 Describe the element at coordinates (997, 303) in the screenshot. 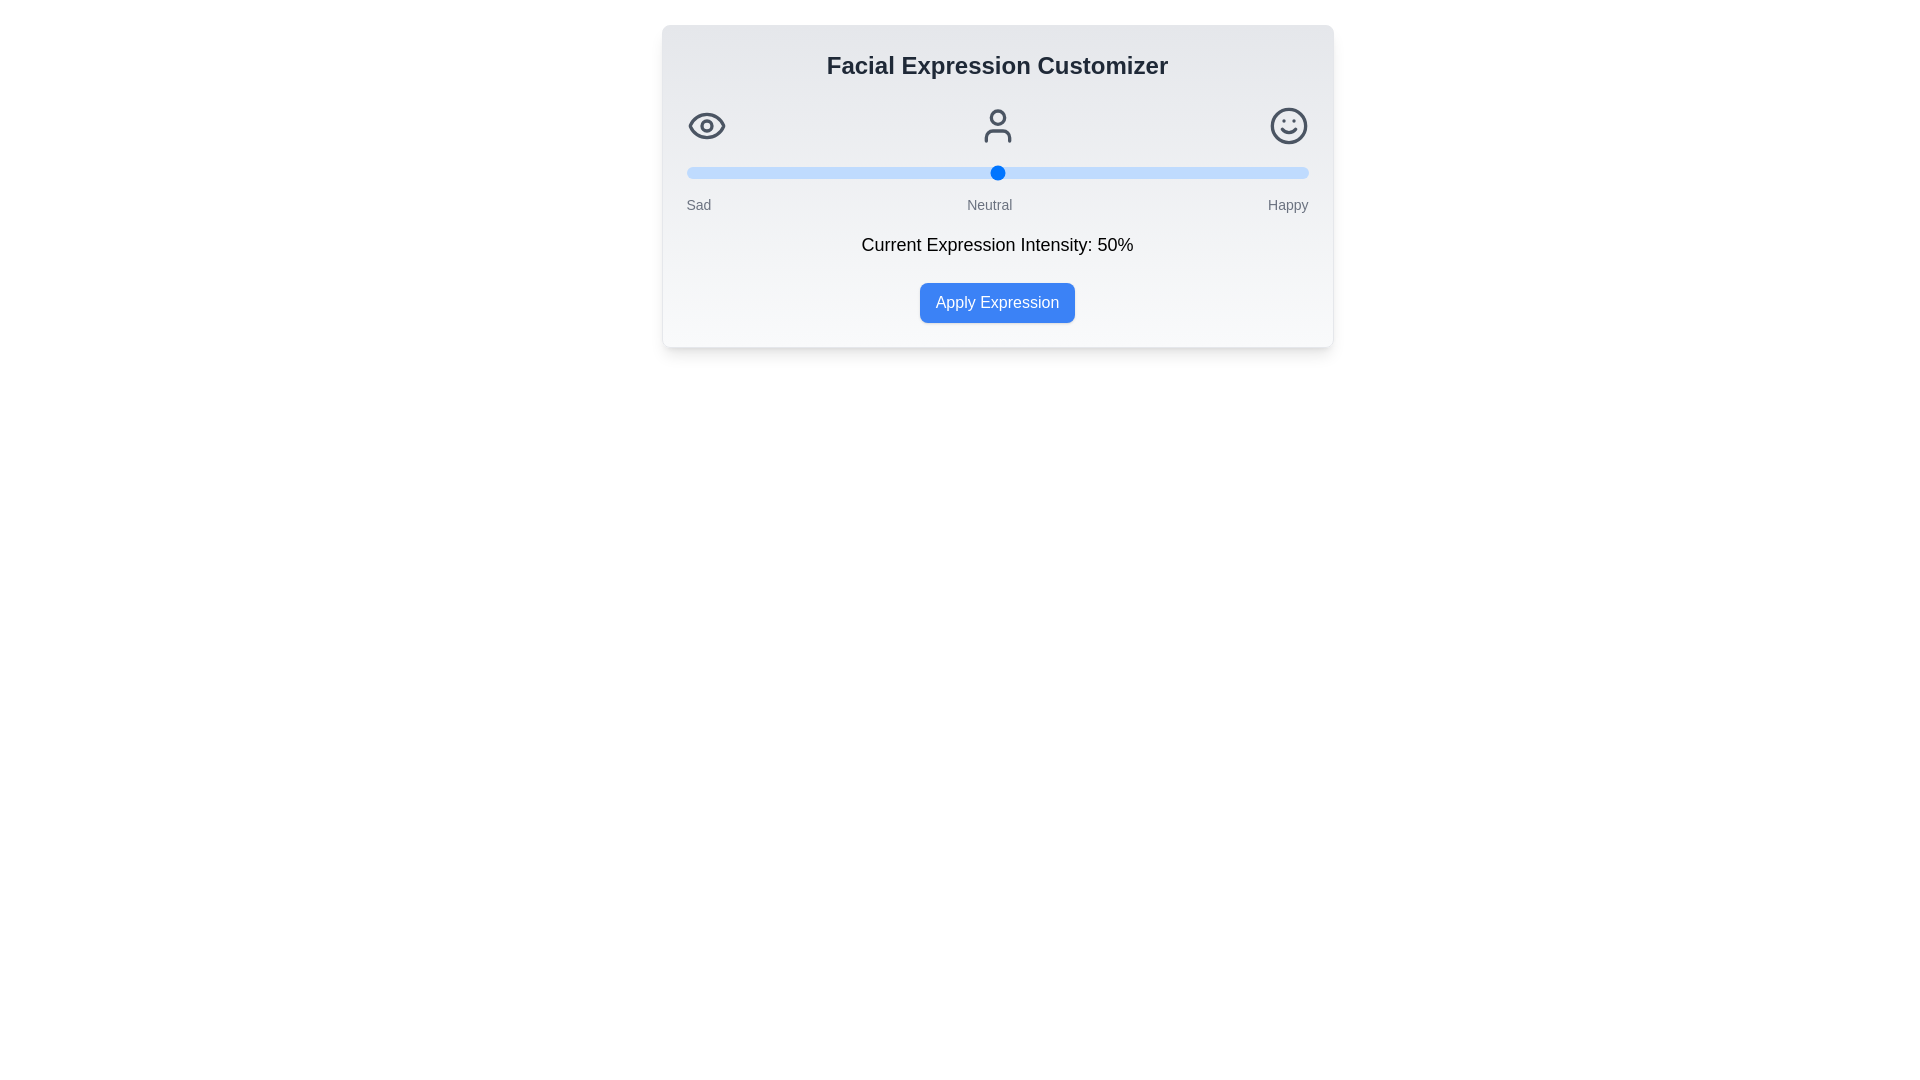

I see `the 'Apply Expression' button to finalize the selected expression` at that location.